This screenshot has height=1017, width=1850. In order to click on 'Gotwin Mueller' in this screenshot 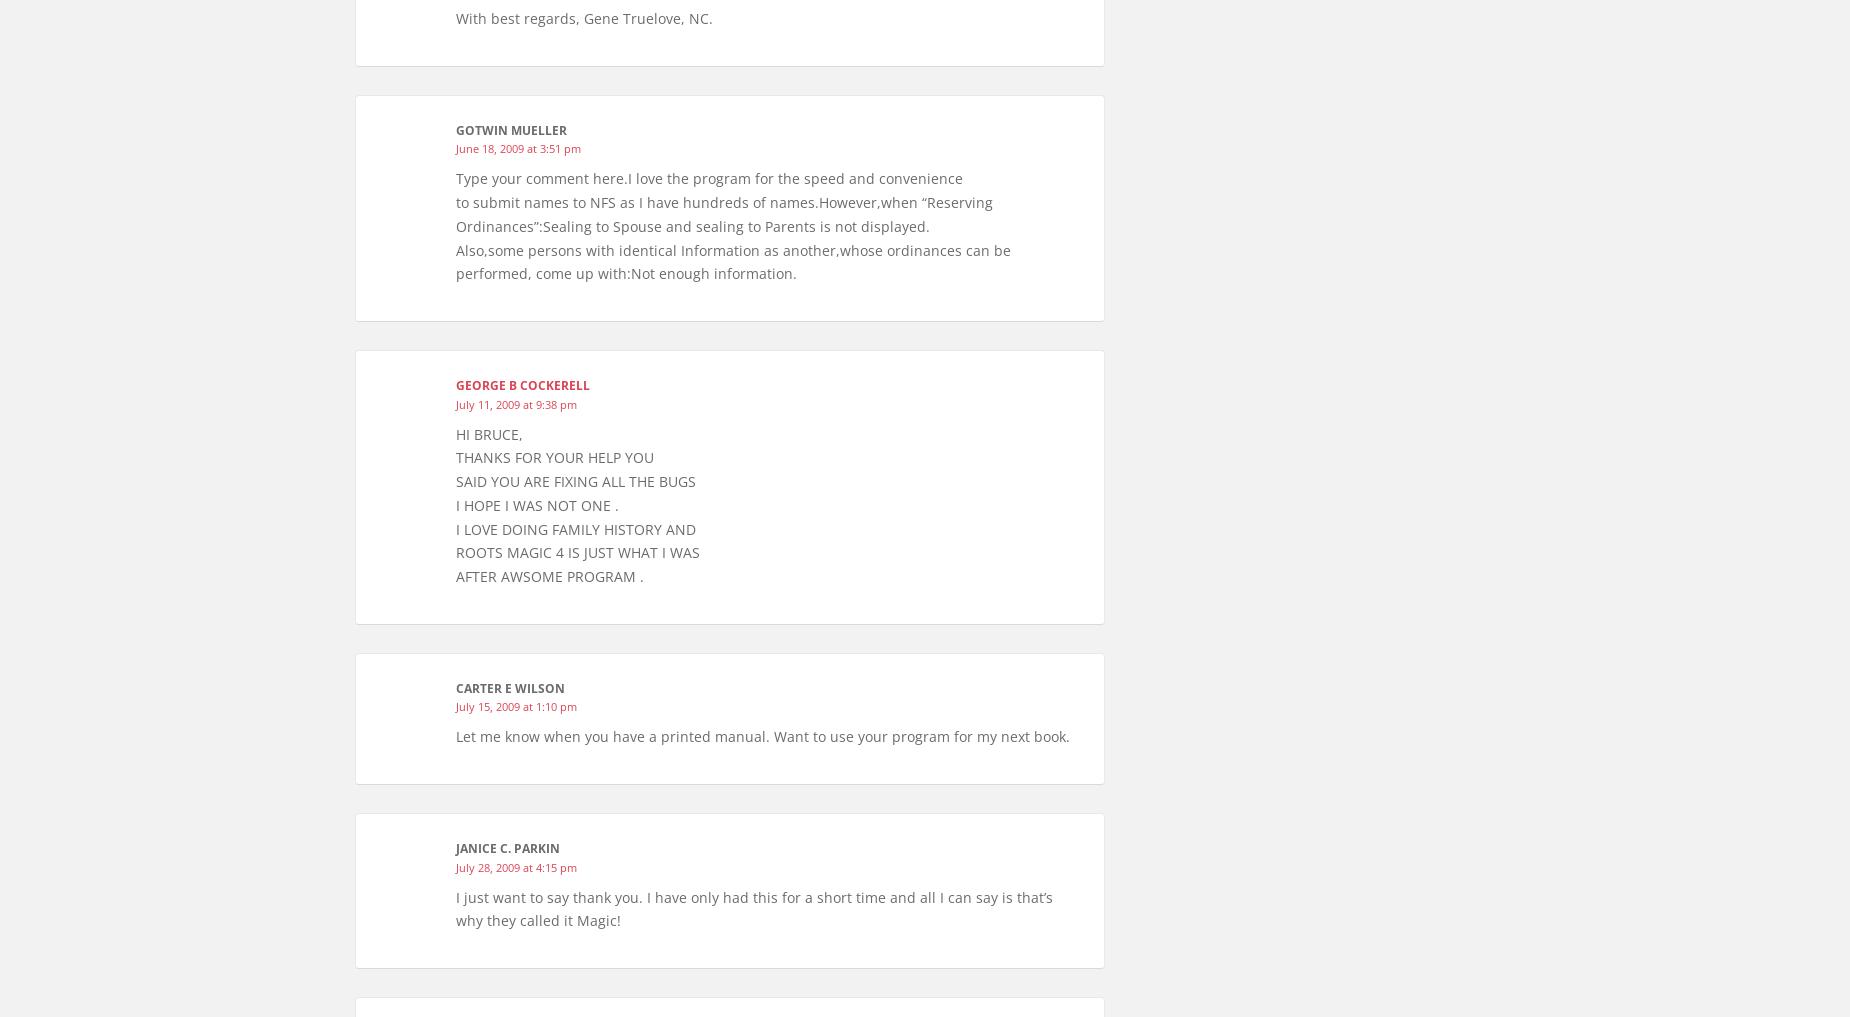, I will do `click(511, 128)`.